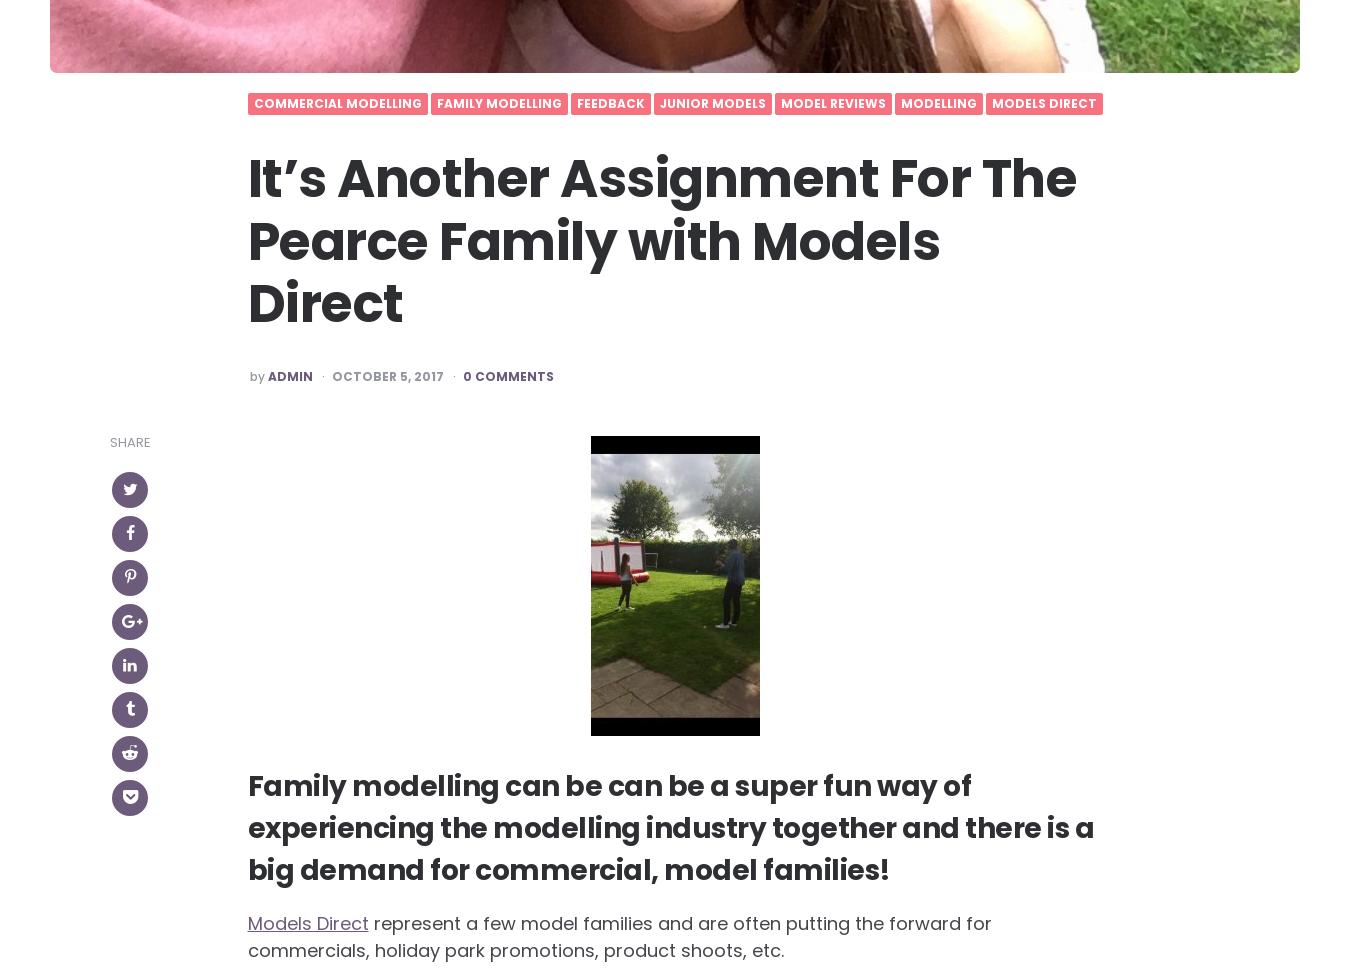  Describe the element at coordinates (255, 375) in the screenshot. I see `'by'` at that location.